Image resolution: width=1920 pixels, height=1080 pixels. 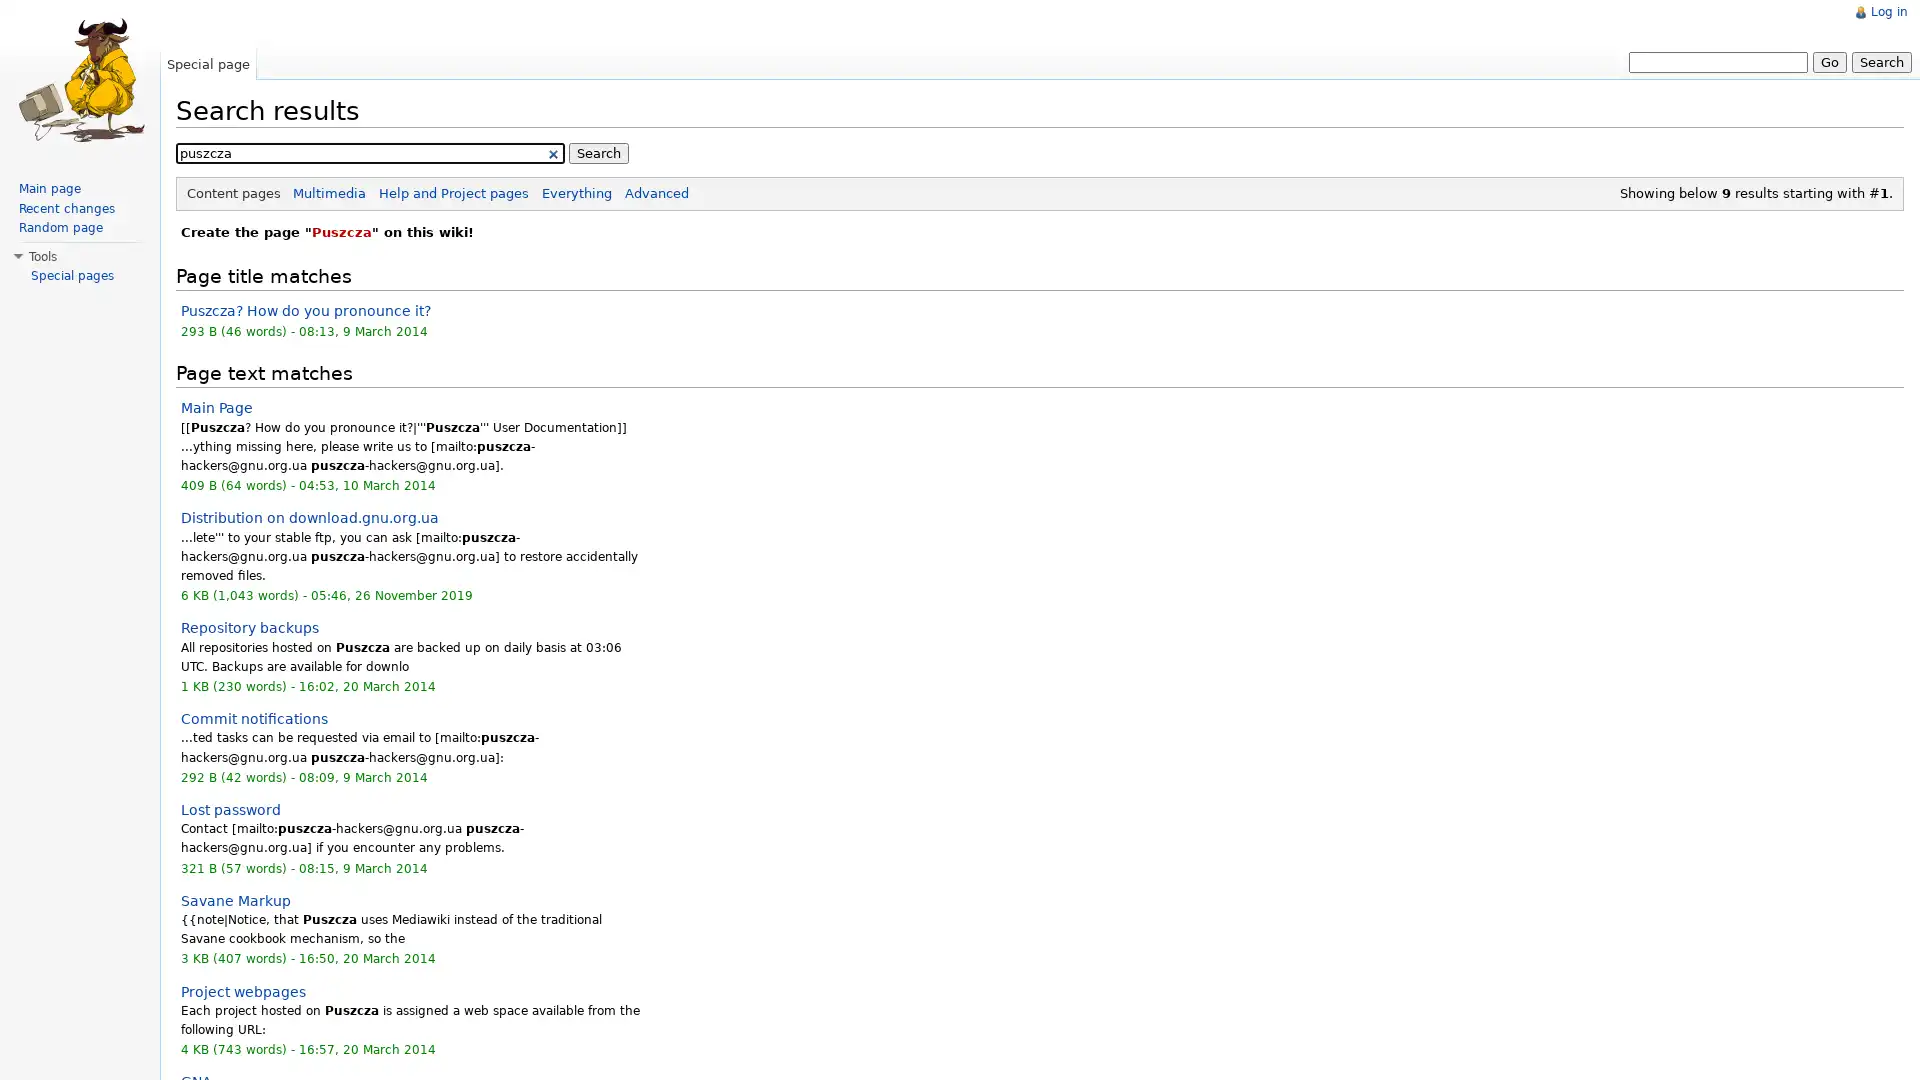 I want to click on Search, so click(x=598, y=151).